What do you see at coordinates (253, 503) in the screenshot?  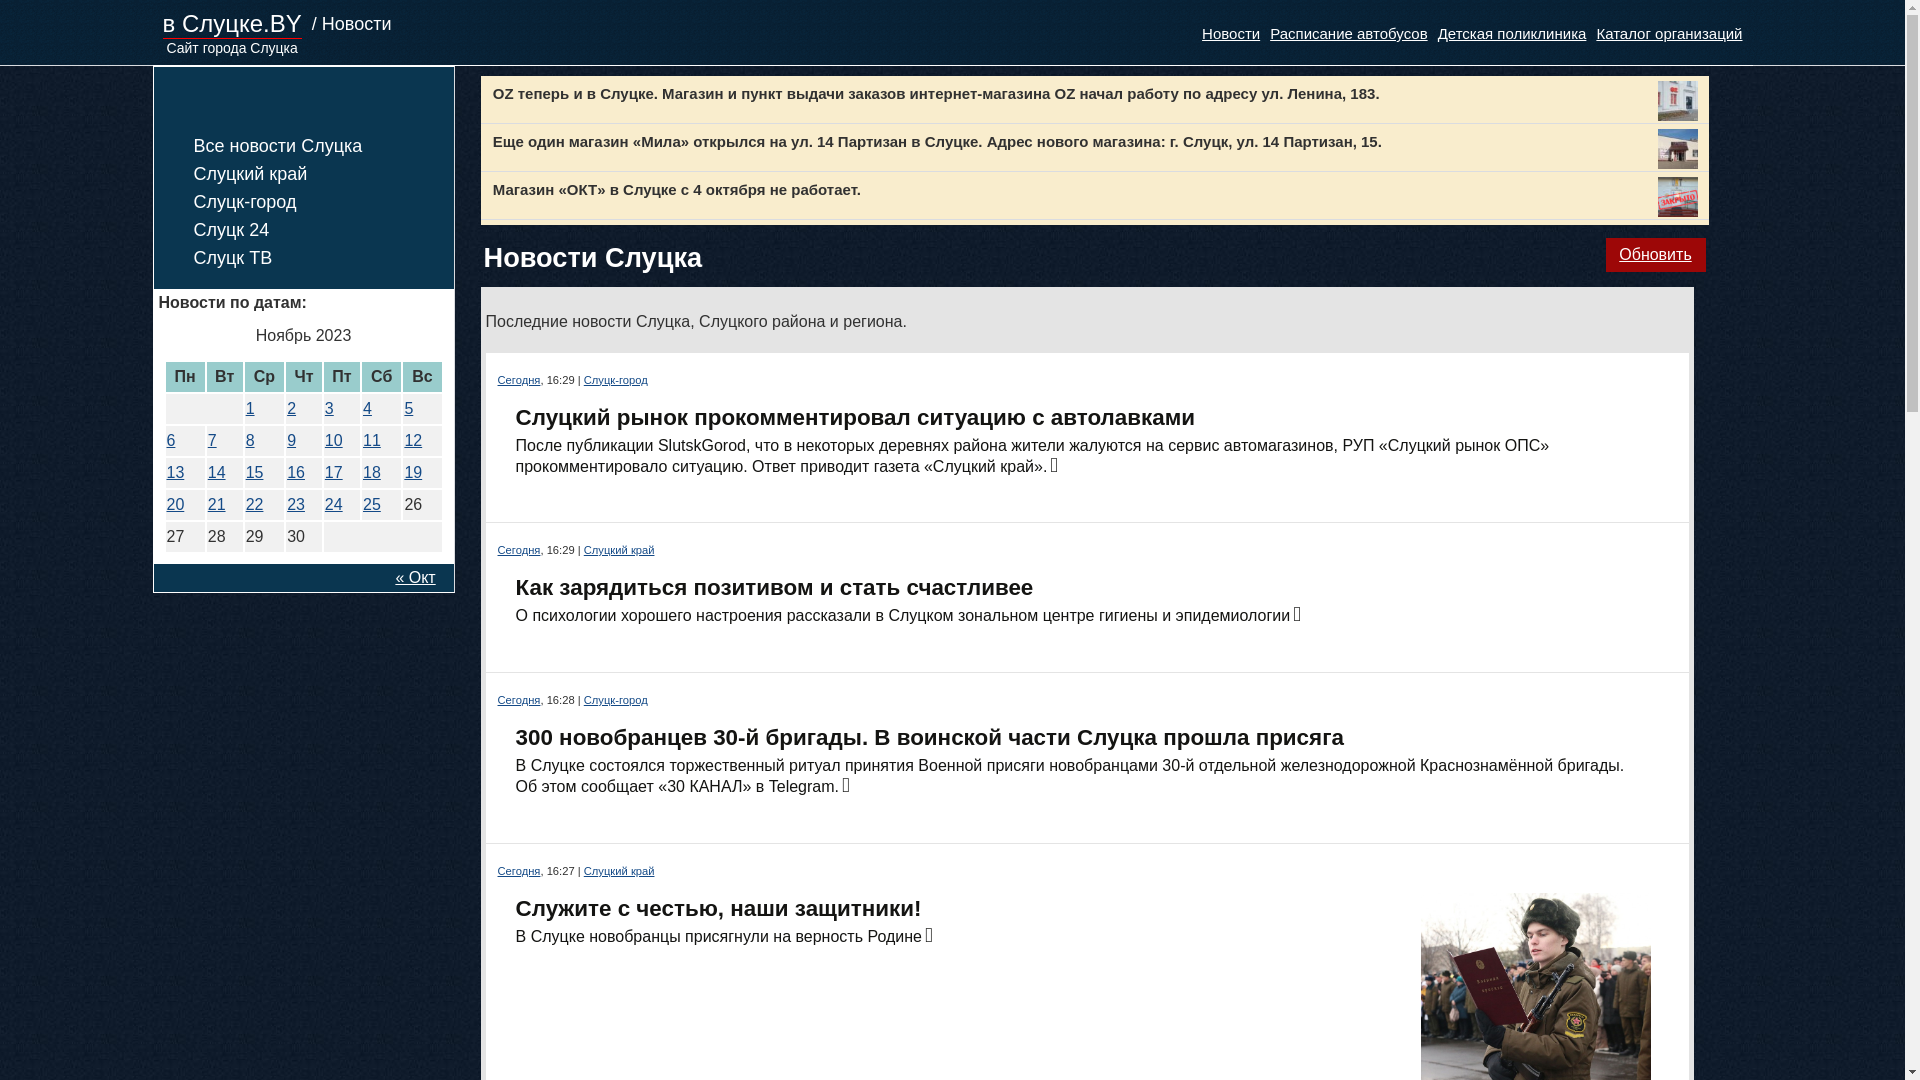 I see `'22'` at bounding box center [253, 503].